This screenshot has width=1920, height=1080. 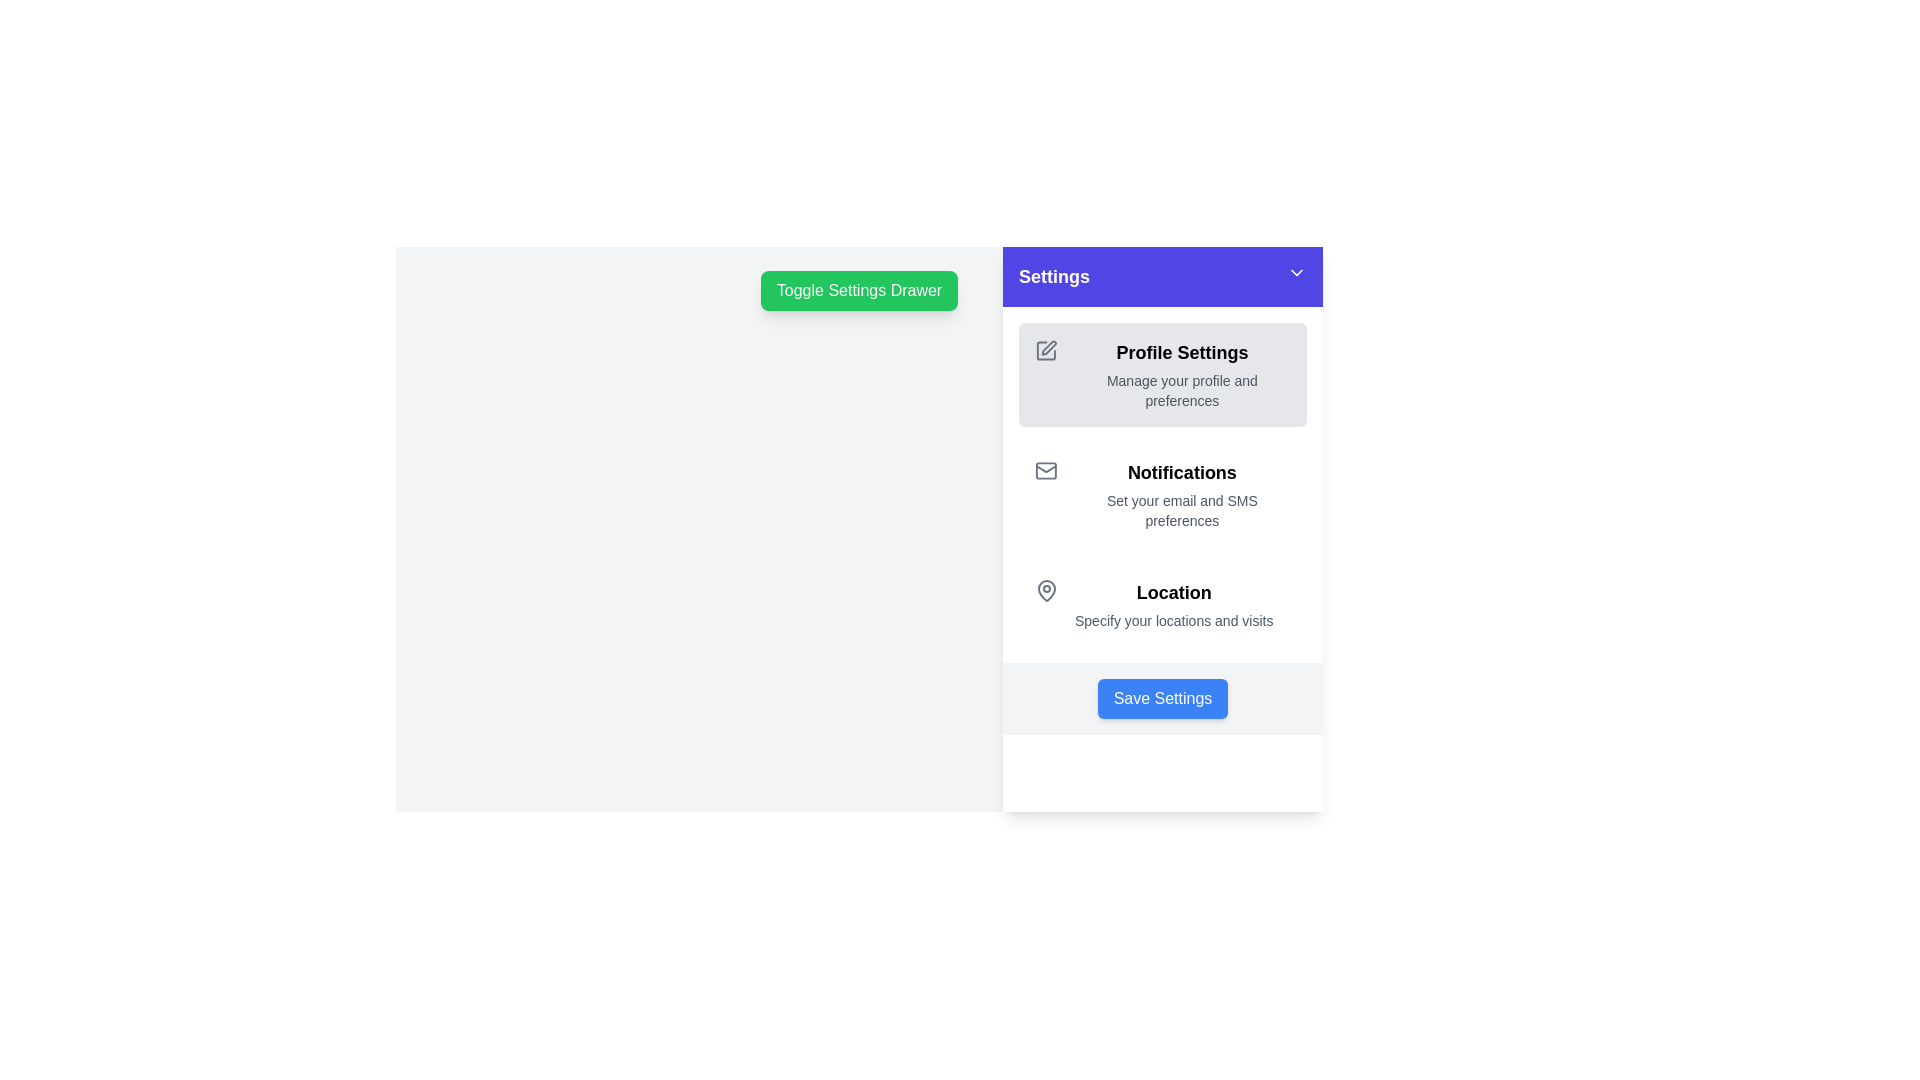 I want to click on the 'Location' menu entry which features a map pin icon on the left and text describing the action to specify locations and visits, so click(x=1162, y=604).